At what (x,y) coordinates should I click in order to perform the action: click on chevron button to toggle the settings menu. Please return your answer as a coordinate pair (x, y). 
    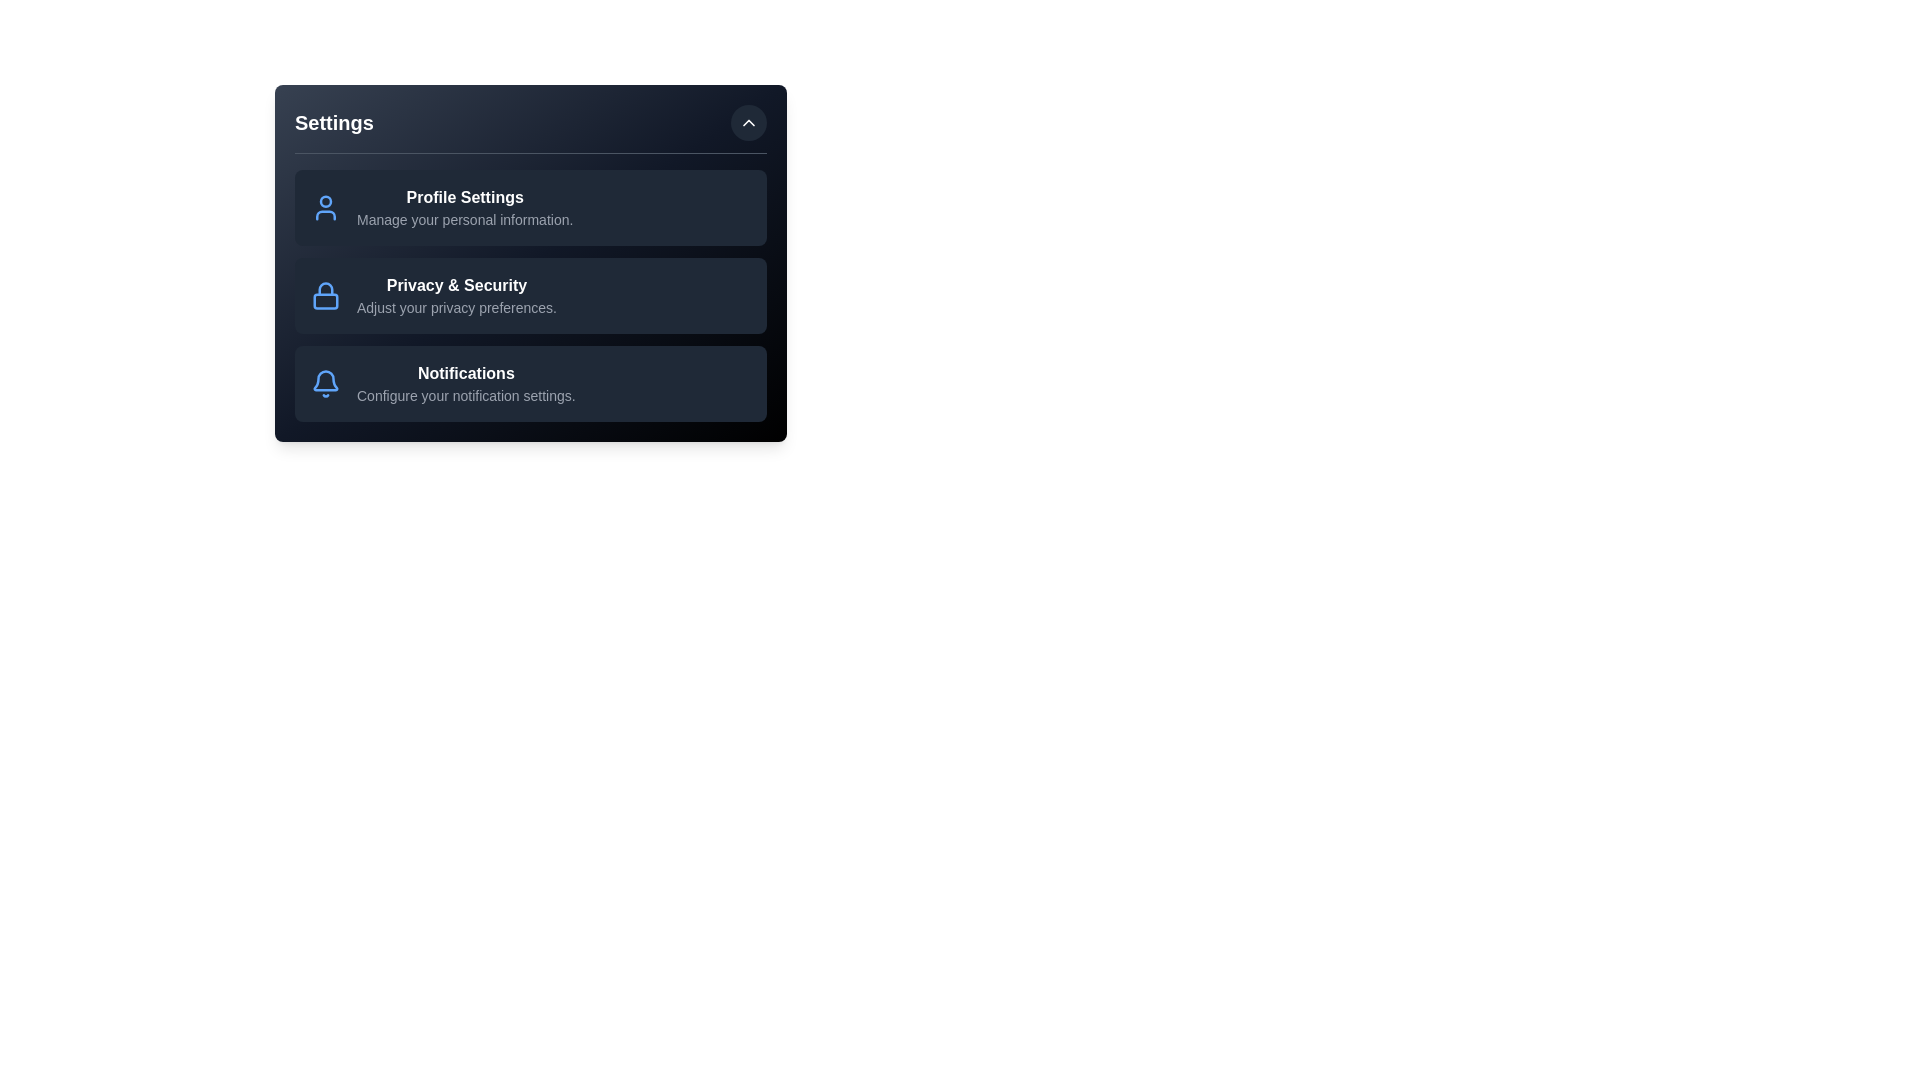
    Looking at the image, I should click on (747, 123).